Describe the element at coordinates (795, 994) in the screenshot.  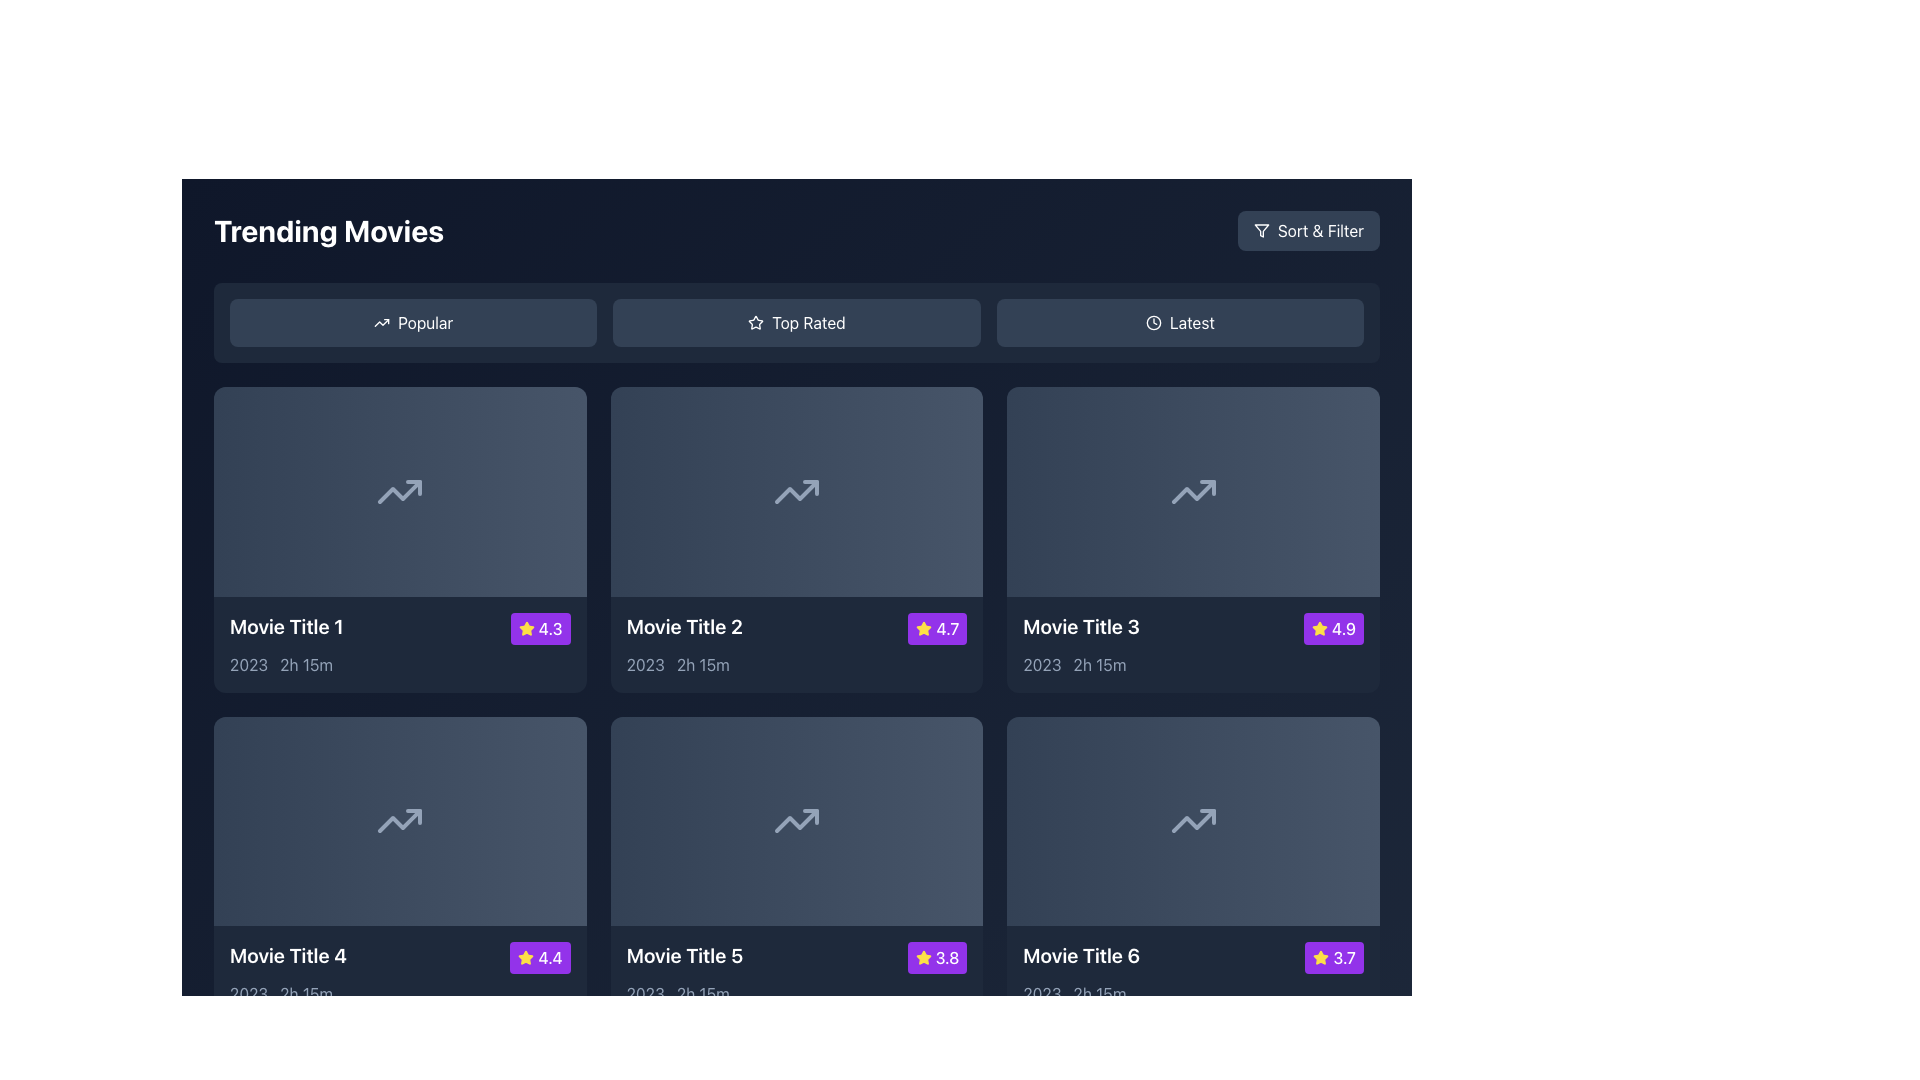
I see `the text label displaying '2023 2h 15m' which is styled in a subdued gray font and located below the title and rating of the fifth movie card in the grid of trending movies` at that location.